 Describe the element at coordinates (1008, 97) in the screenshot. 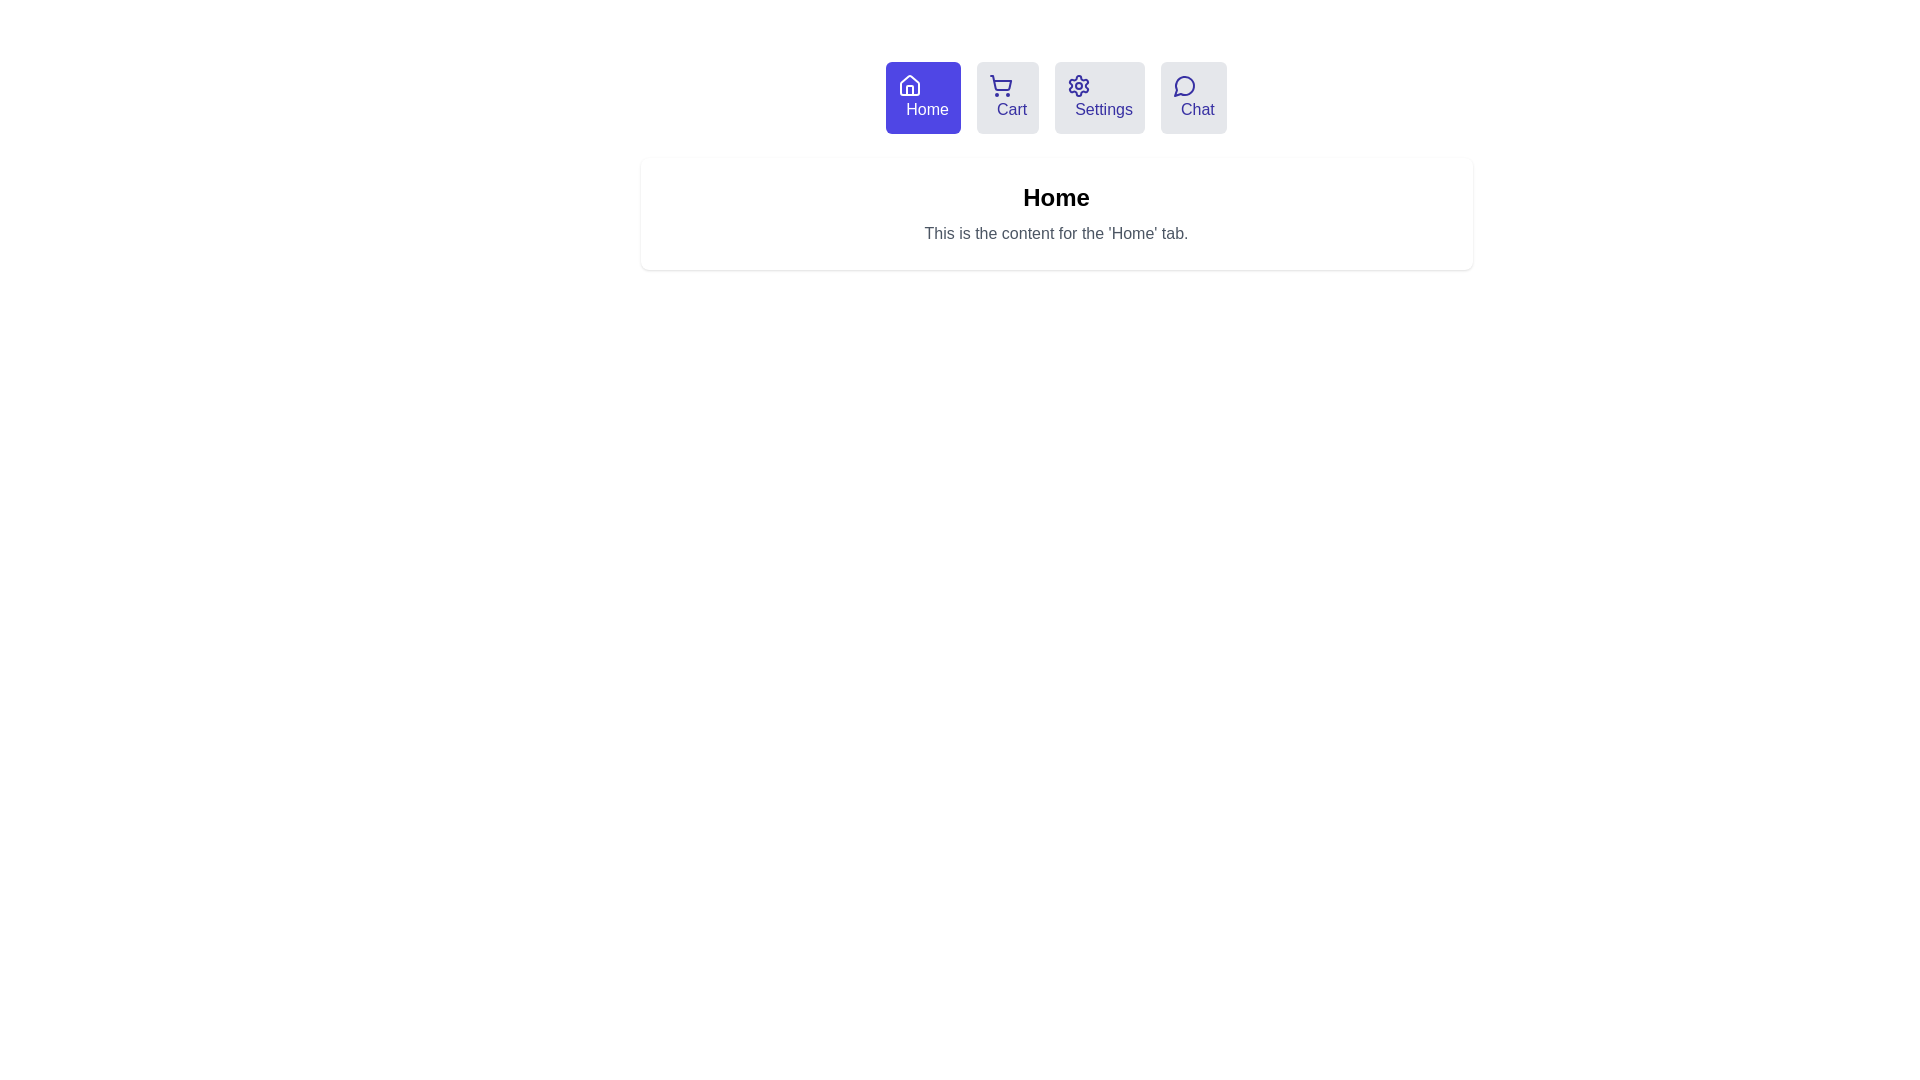

I see `the tab labeled Cart` at that location.